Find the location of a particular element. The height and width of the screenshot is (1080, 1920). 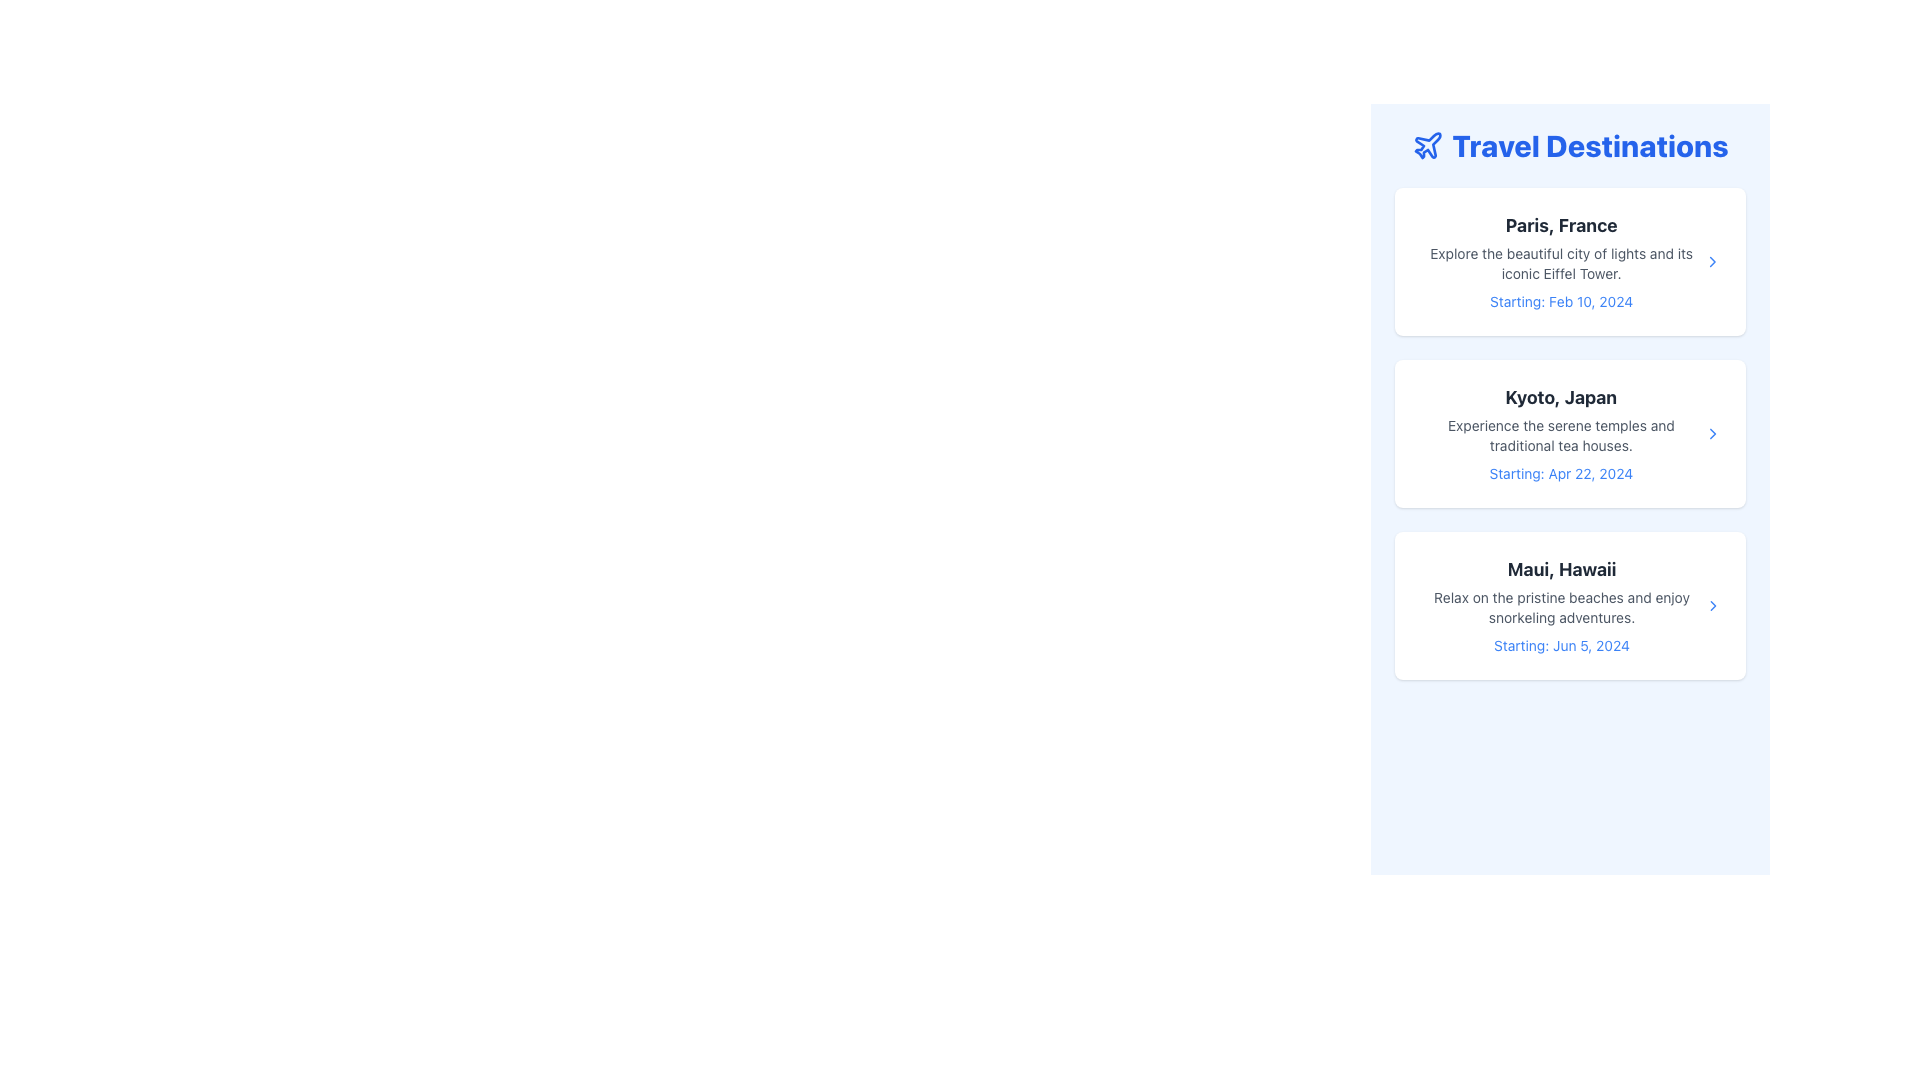

the right-facing chevron icon styled in blue located in the lower part of the card for 'Maui, Hawaii', which is the third icon from the top is located at coordinates (1712, 604).